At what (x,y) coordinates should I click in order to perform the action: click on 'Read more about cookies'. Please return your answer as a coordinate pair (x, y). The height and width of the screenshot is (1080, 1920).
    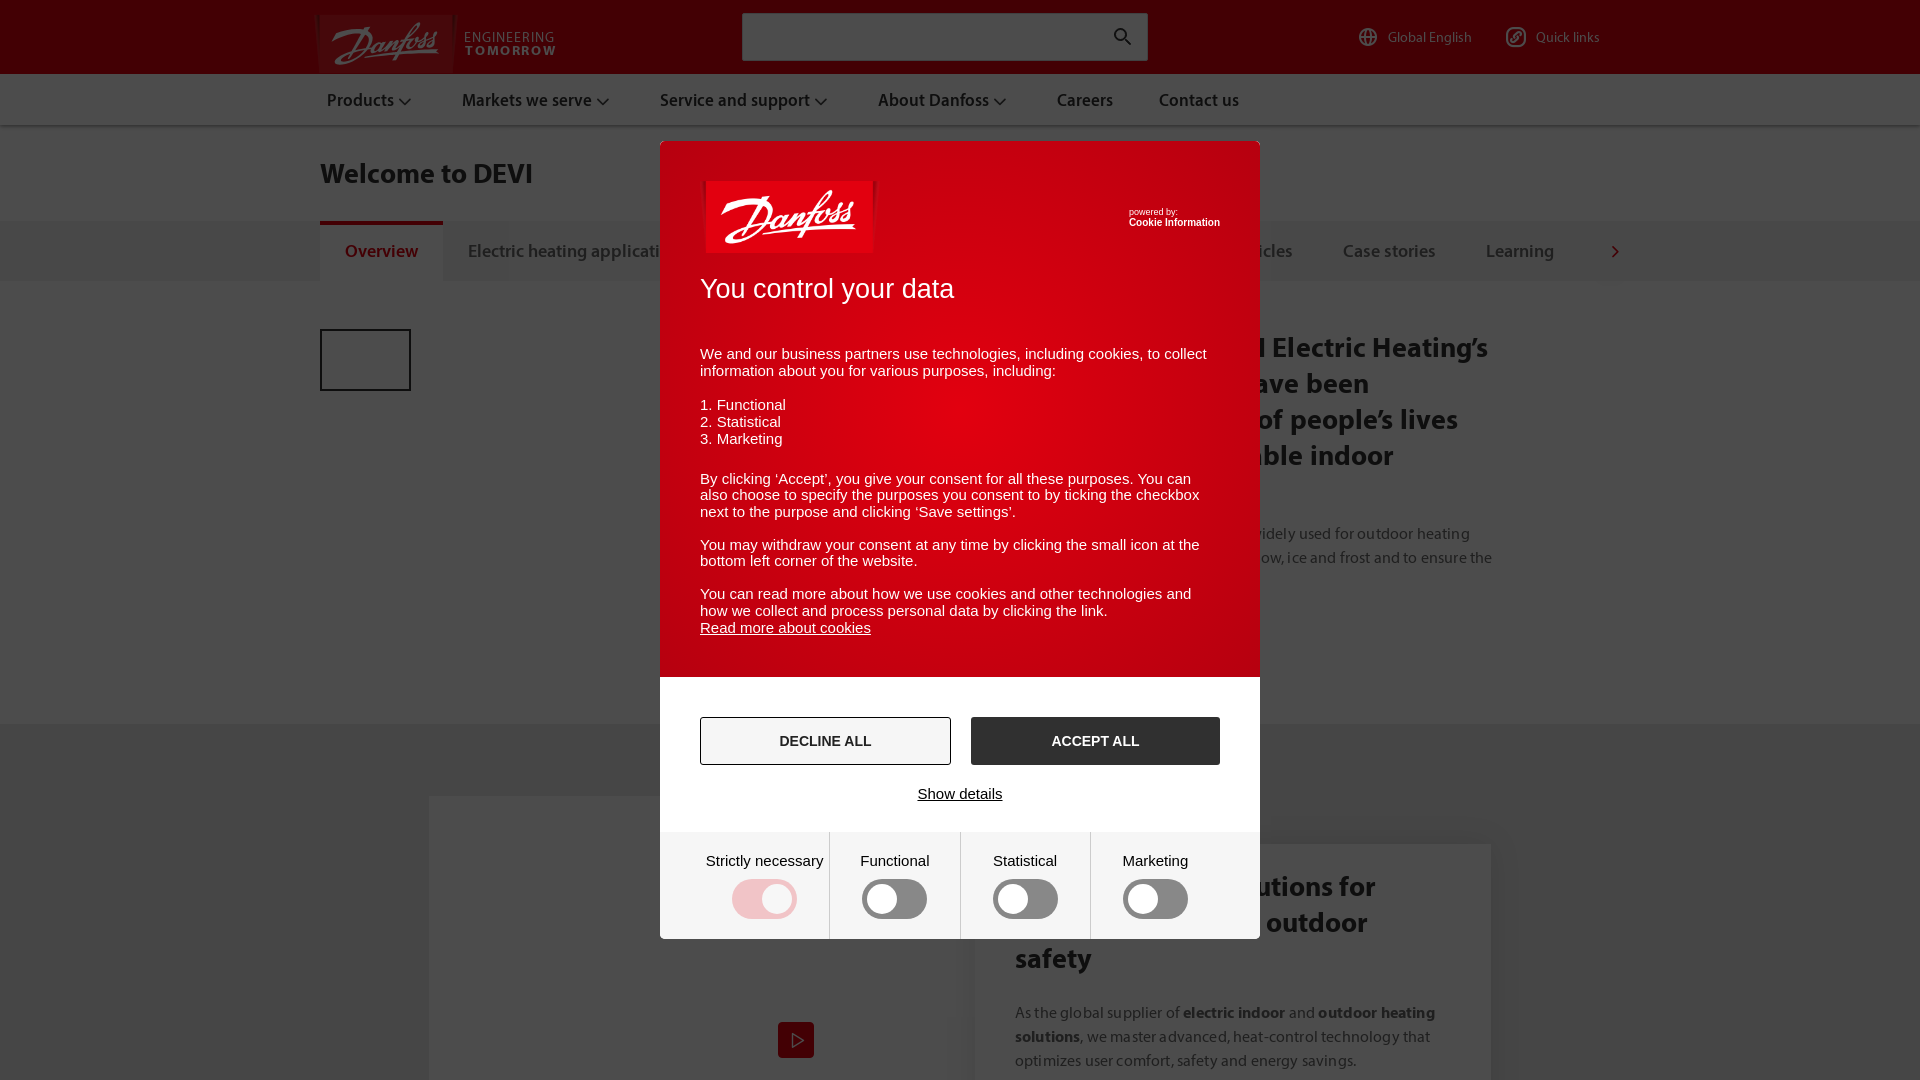
    Looking at the image, I should click on (784, 626).